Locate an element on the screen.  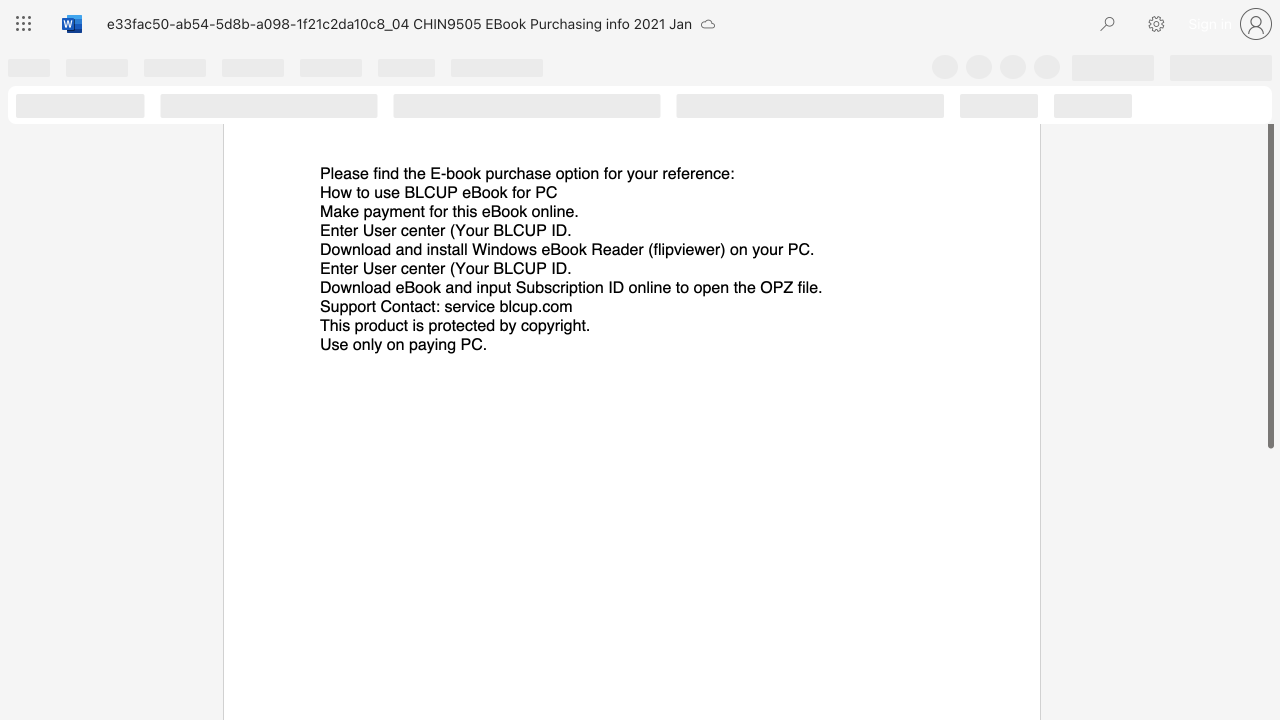
the scrollbar on the right side to scroll the page down is located at coordinates (1269, 688).